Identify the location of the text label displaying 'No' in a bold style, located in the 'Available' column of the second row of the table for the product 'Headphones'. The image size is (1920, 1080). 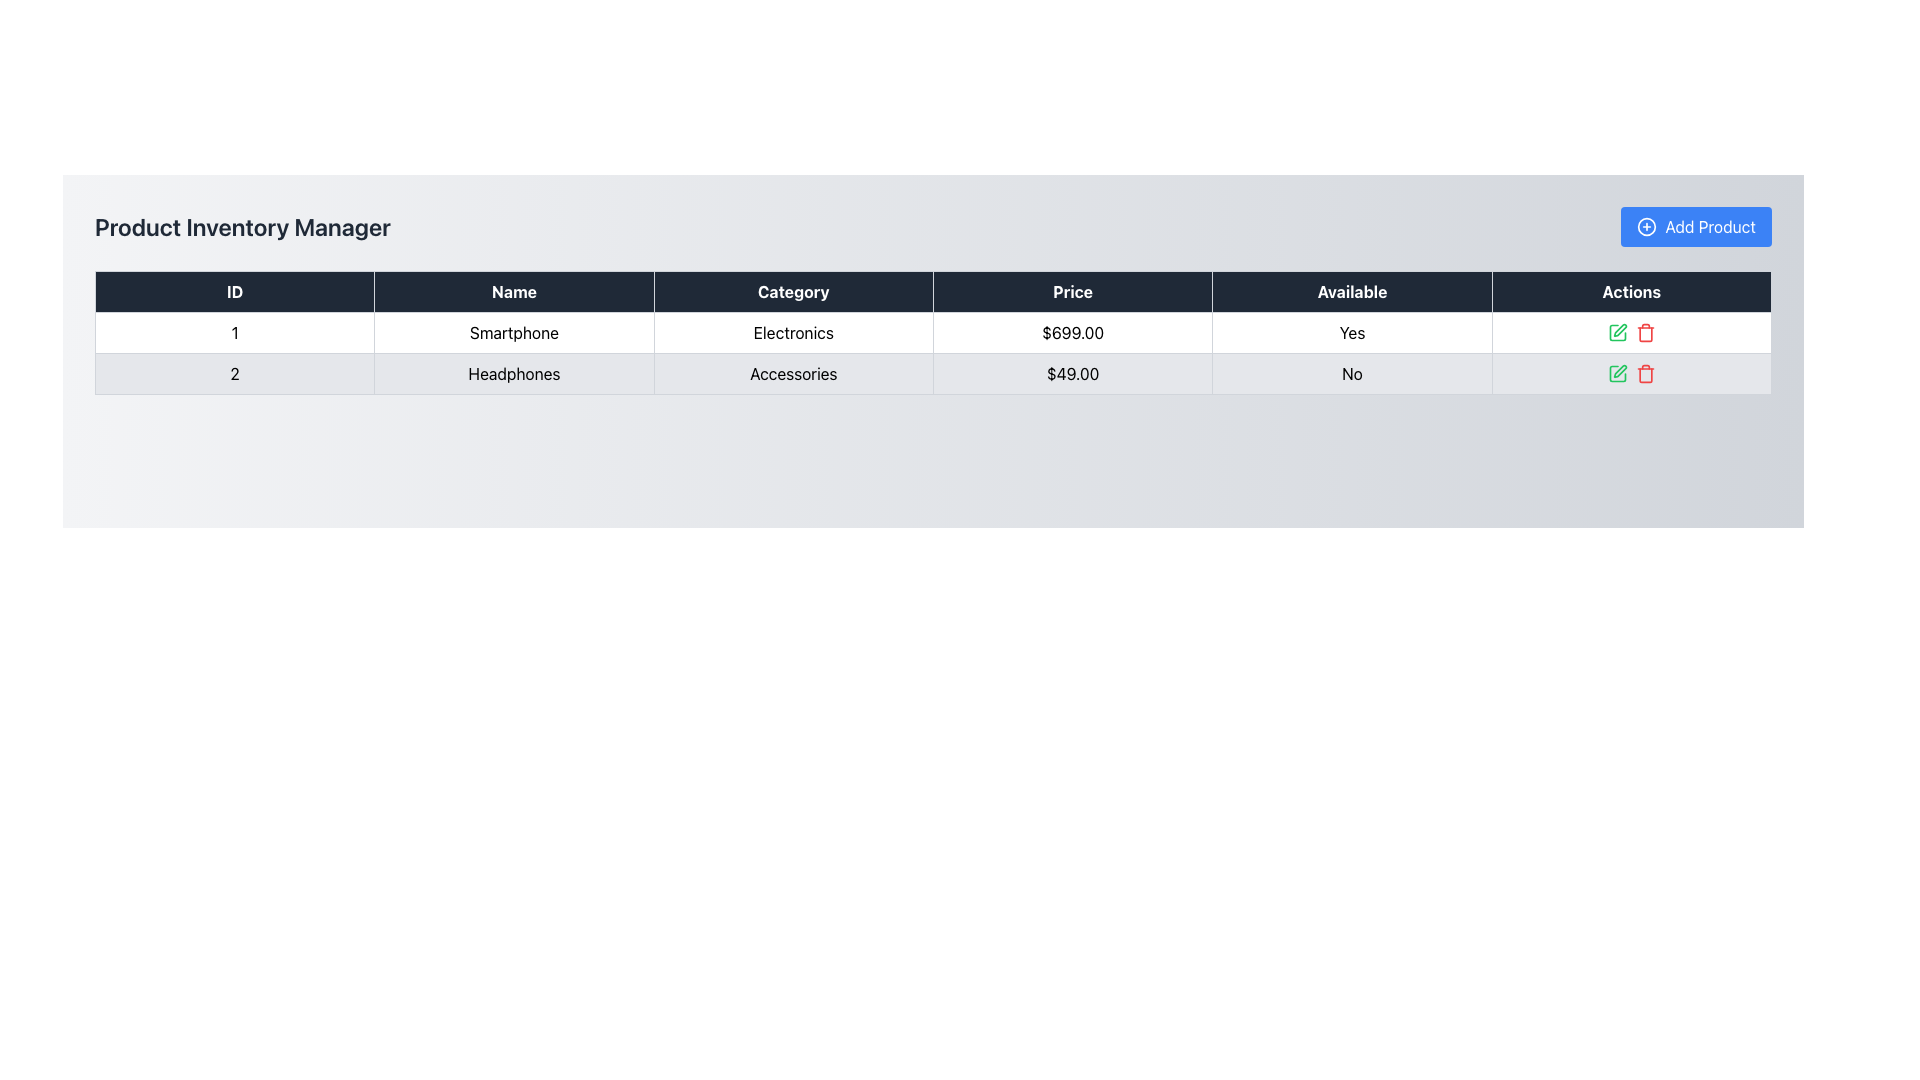
(1352, 374).